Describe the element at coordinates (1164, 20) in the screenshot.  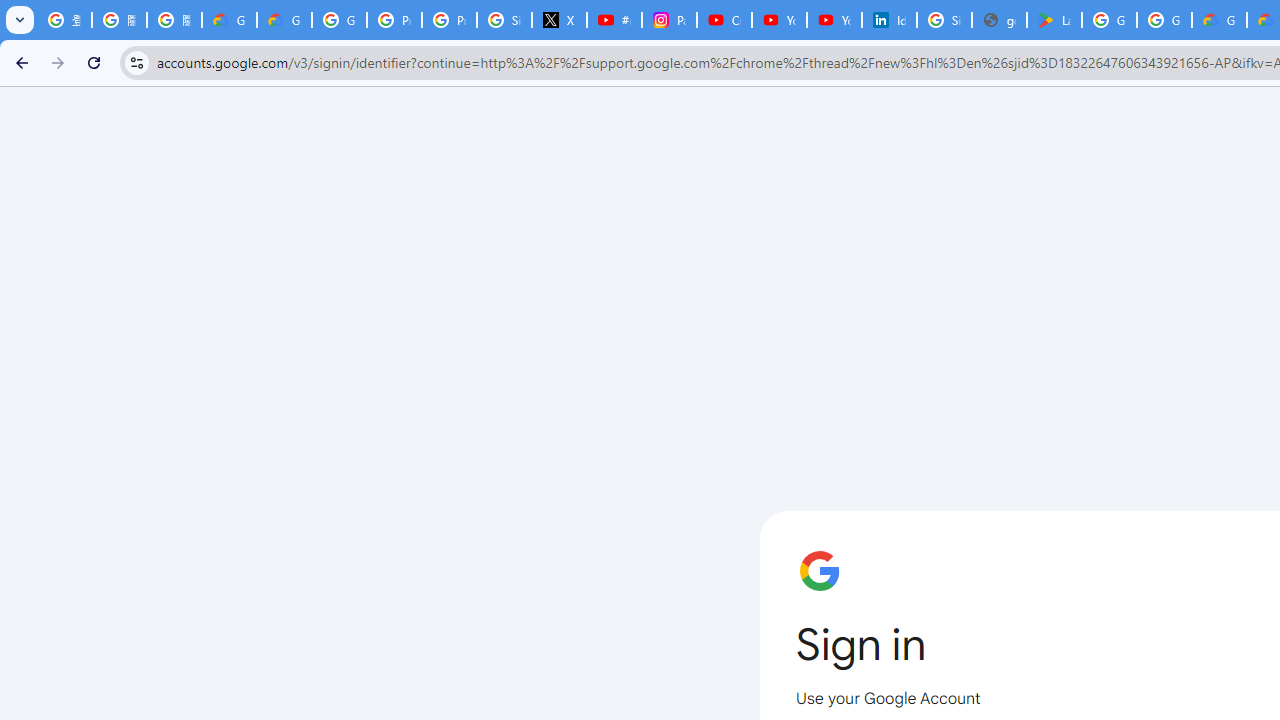
I see `'Google Workspace - Specific Terms'` at that location.